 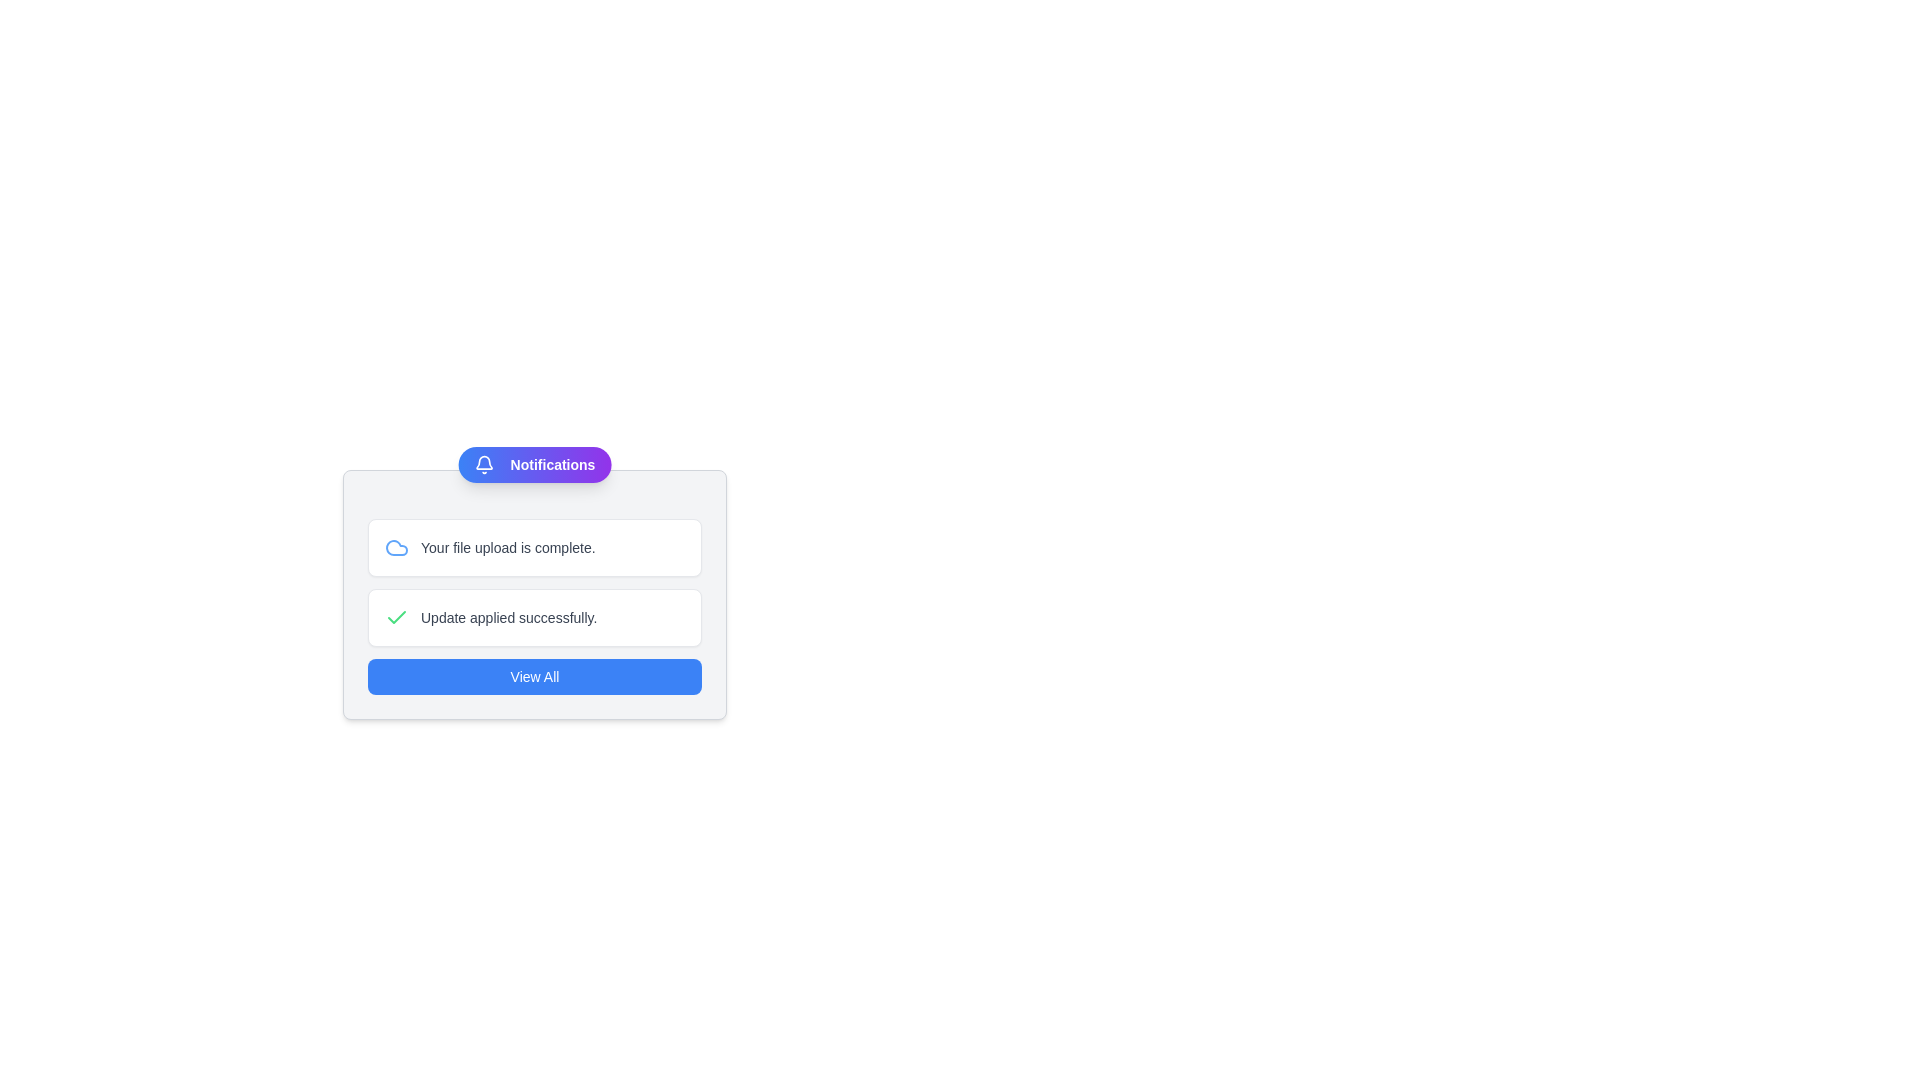 What do you see at coordinates (397, 547) in the screenshot?
I see `the blue cloud icon located in the notification header, which is centrally aligned above the notification messages` at bounding box center [397, 547].